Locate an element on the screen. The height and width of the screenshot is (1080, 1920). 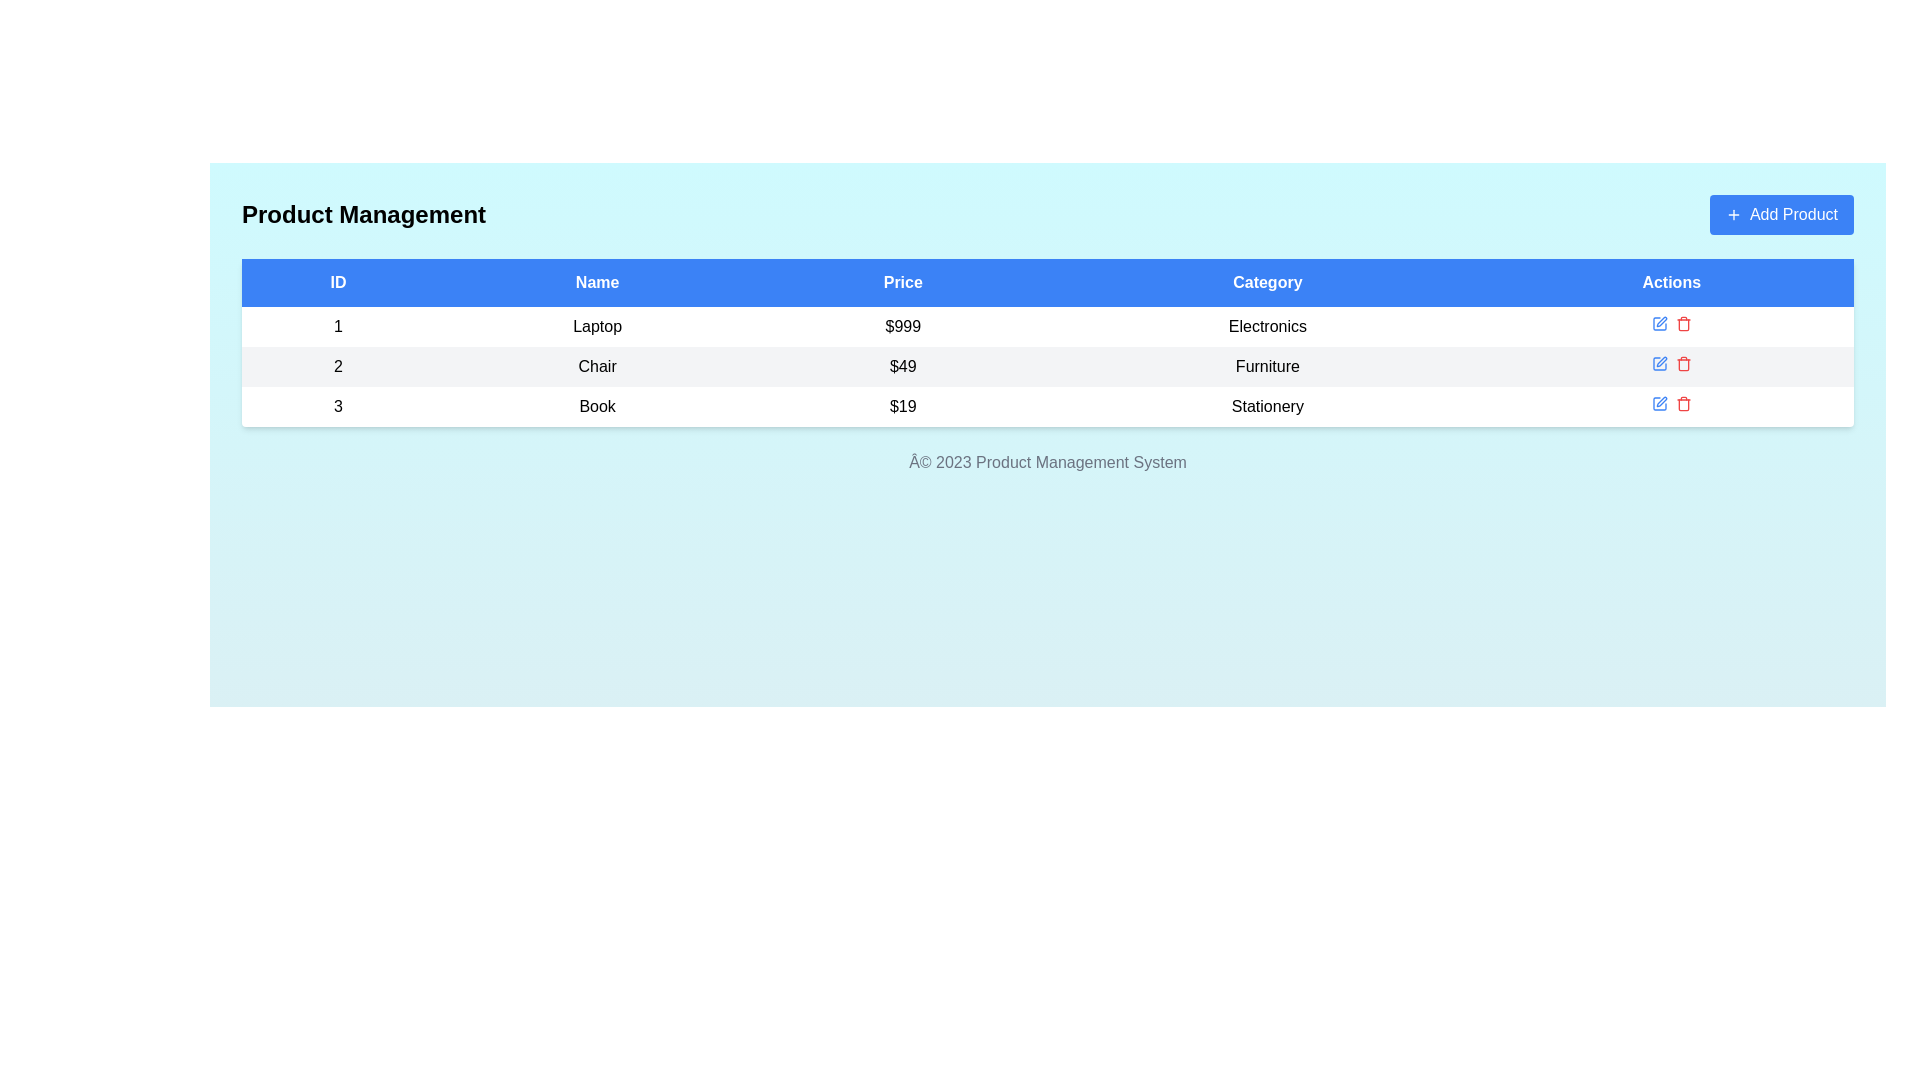
the Action Buttons Group in the rightmost cell of the third row of the table is located at coordinates (1671, 406).